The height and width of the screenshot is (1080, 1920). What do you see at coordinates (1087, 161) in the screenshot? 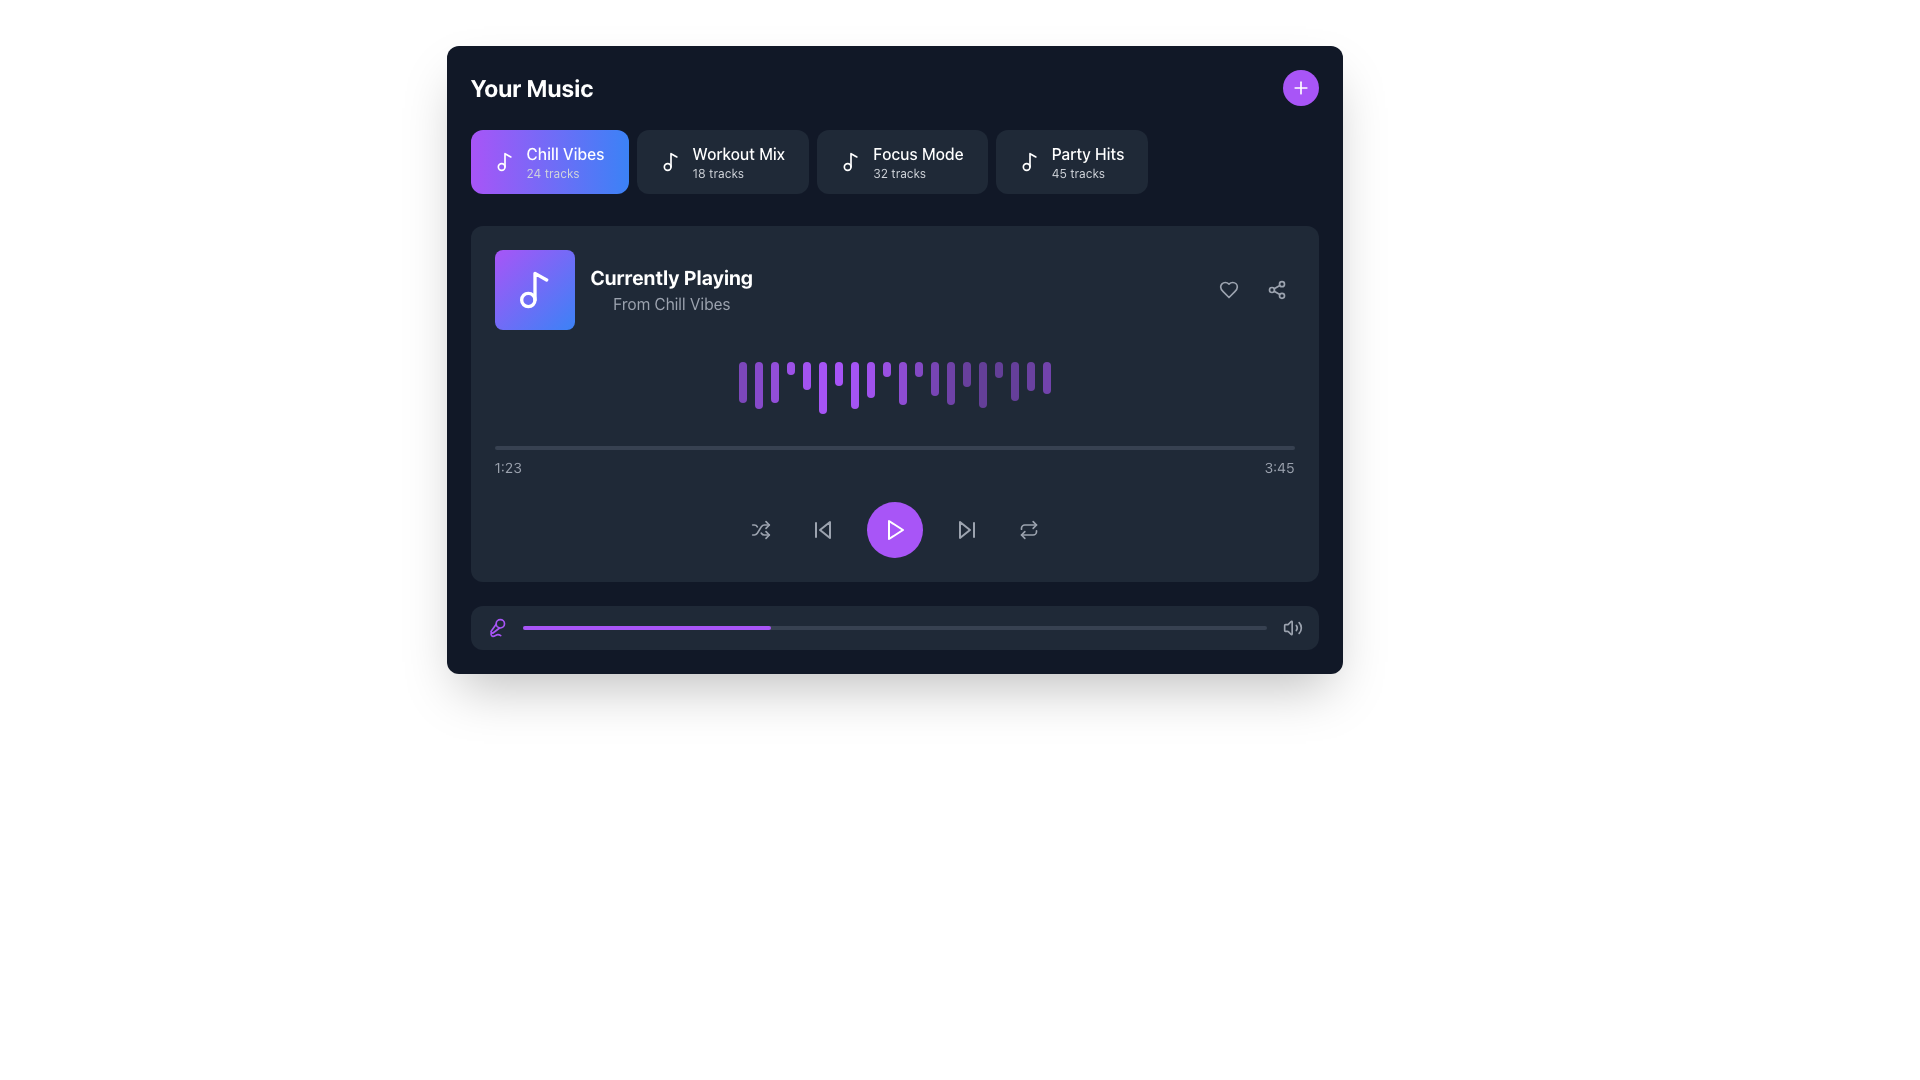
I see `the static text area displaying the 'Party Hits' playlist title and track count, located within the horizontal bar of selectable music playlists at the far right` at bounding box center [1087, 161].